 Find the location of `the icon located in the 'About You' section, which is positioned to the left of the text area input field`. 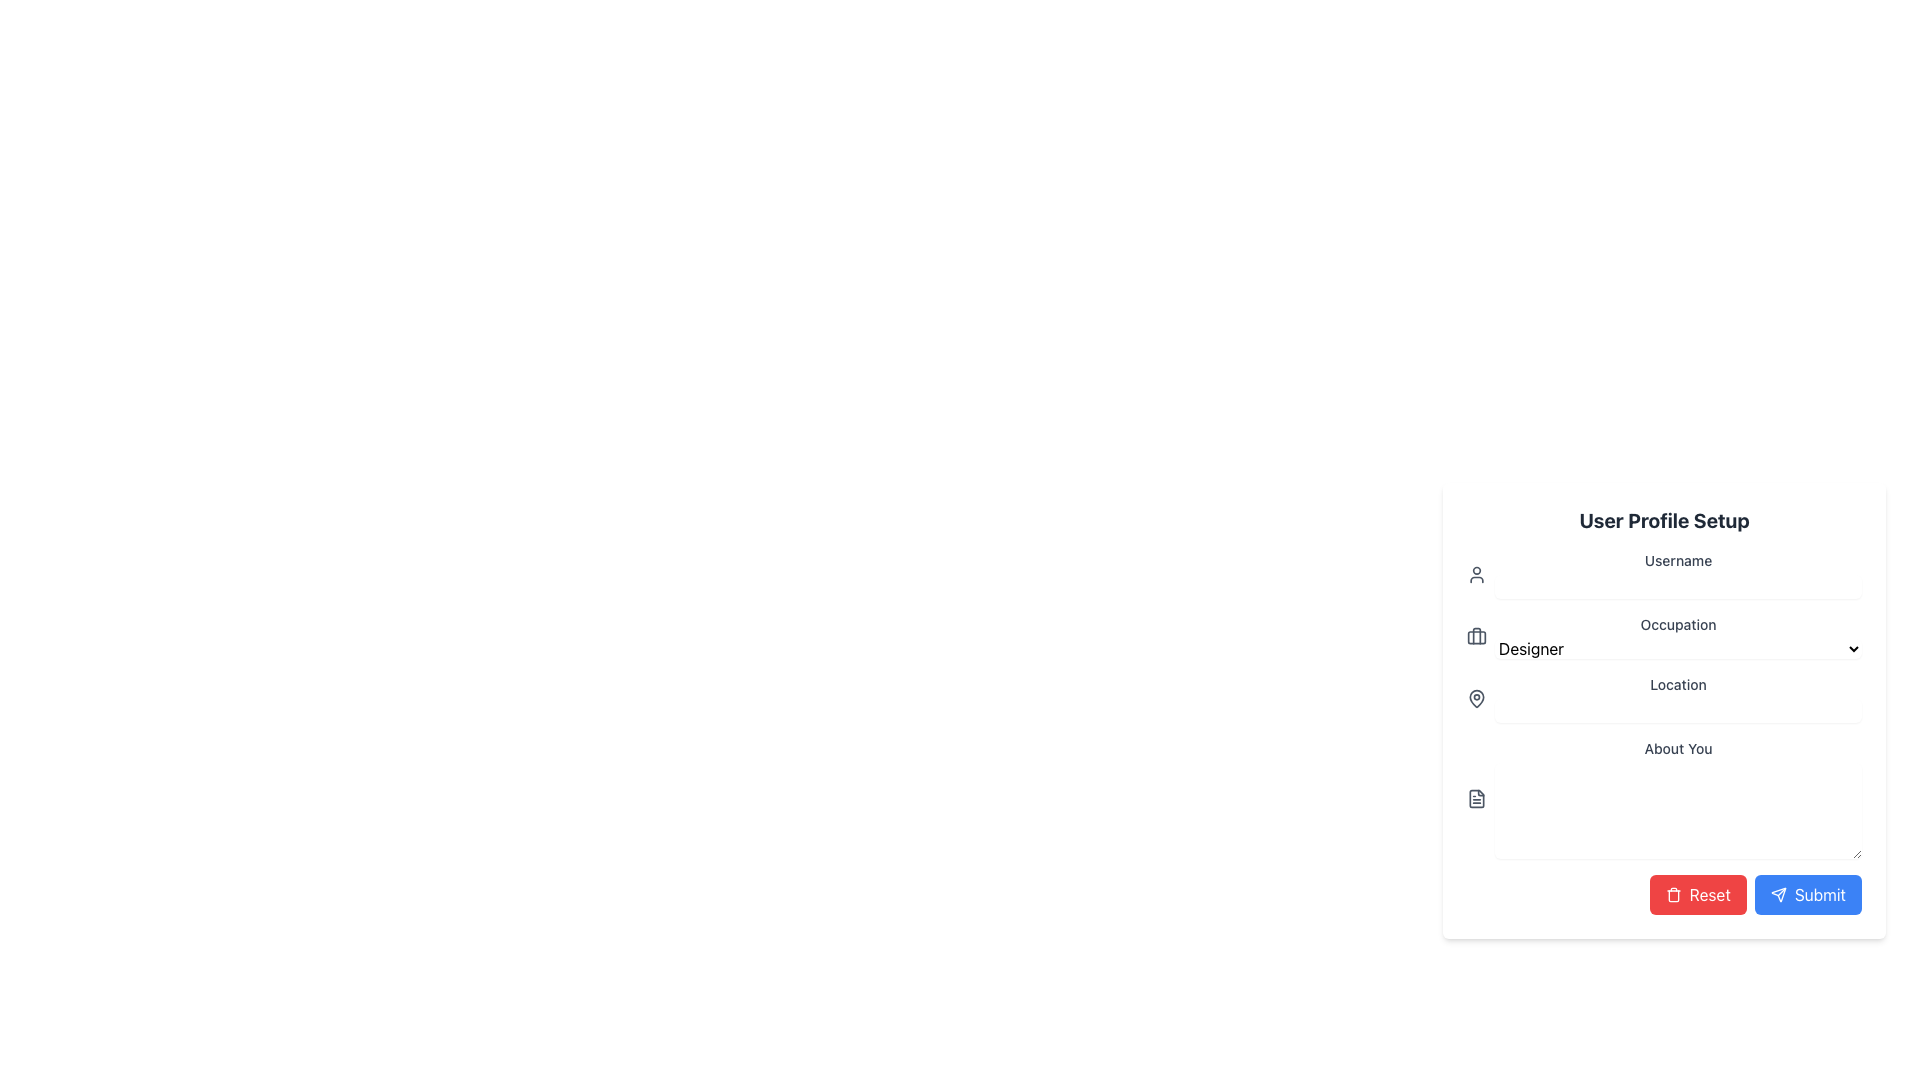

the icon located in the 'About You' section, which is positioned to the left of the text area input field is located at coordinates (1477, 797).